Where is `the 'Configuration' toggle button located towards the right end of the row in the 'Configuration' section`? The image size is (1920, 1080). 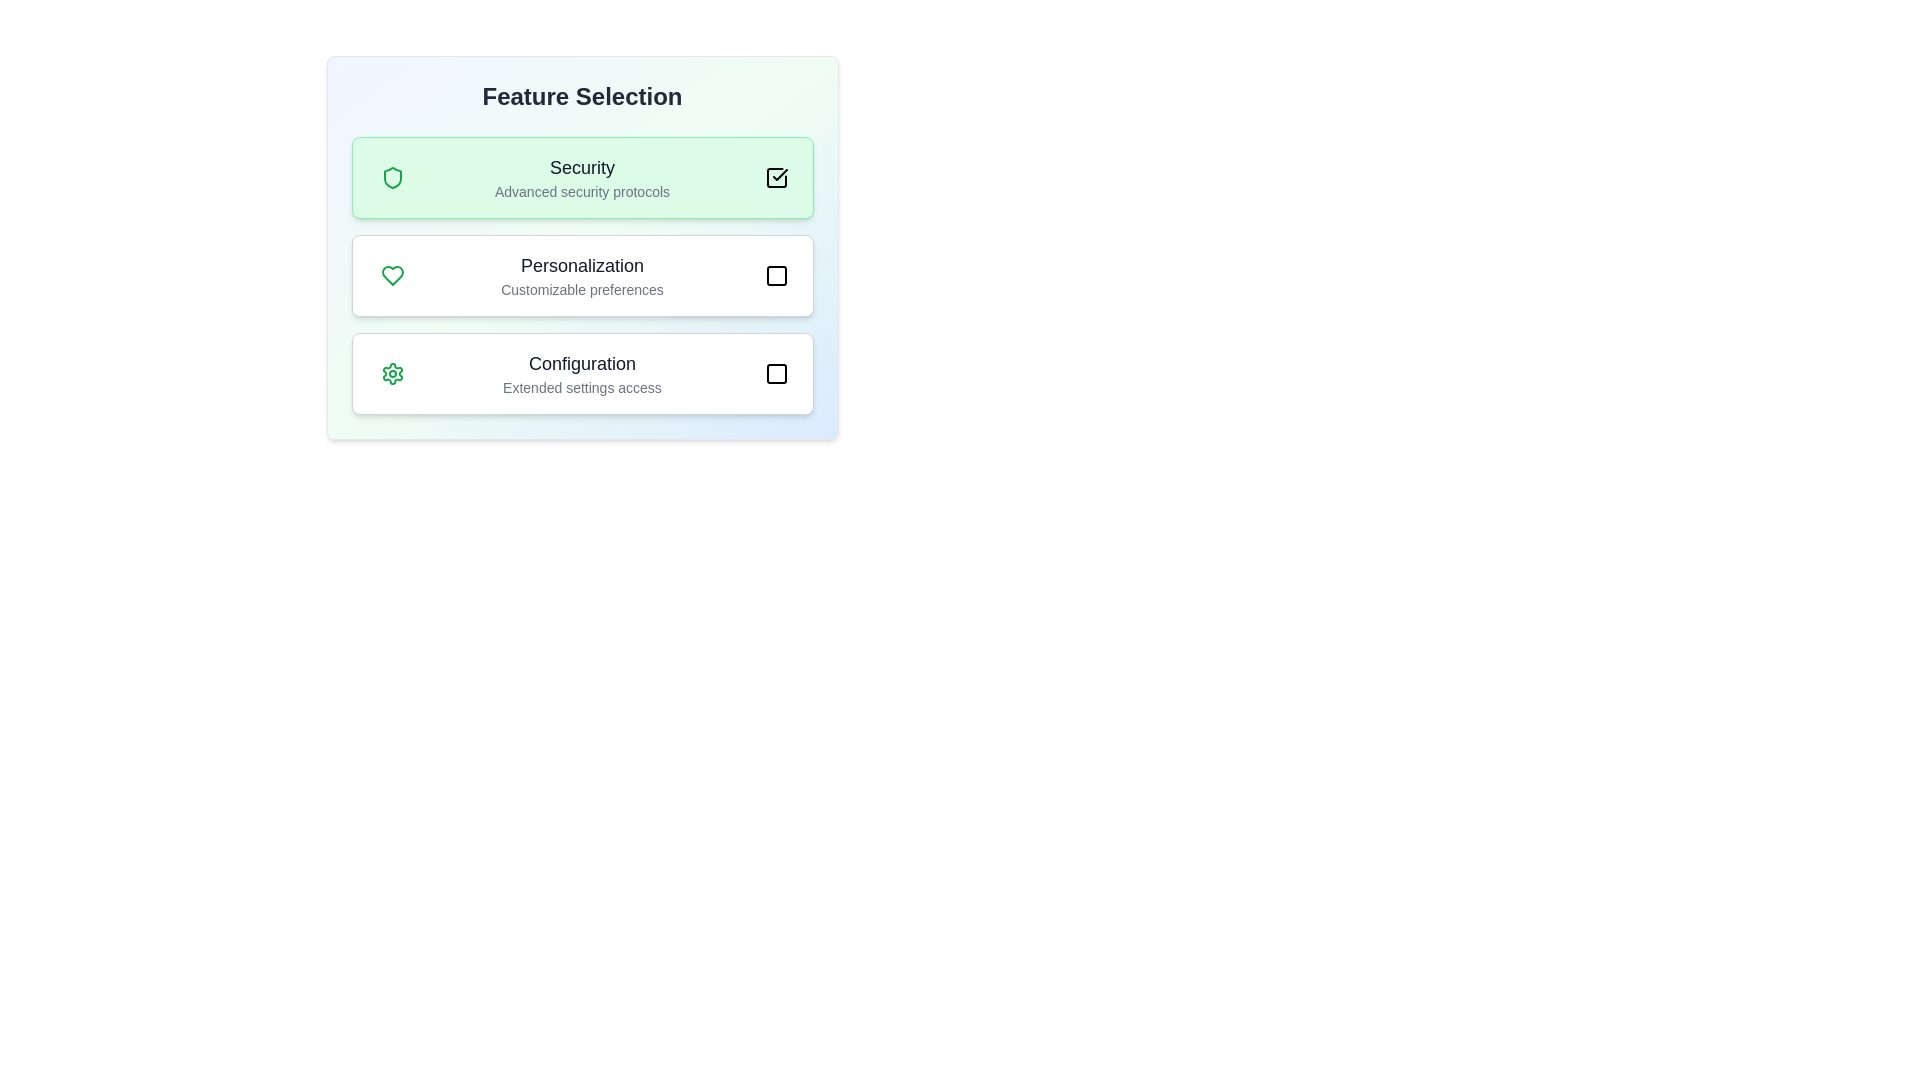 the 'Configuration' toggle button located towards the right end of the row in the 'Configuration' section is located at coordinates (775, 374).